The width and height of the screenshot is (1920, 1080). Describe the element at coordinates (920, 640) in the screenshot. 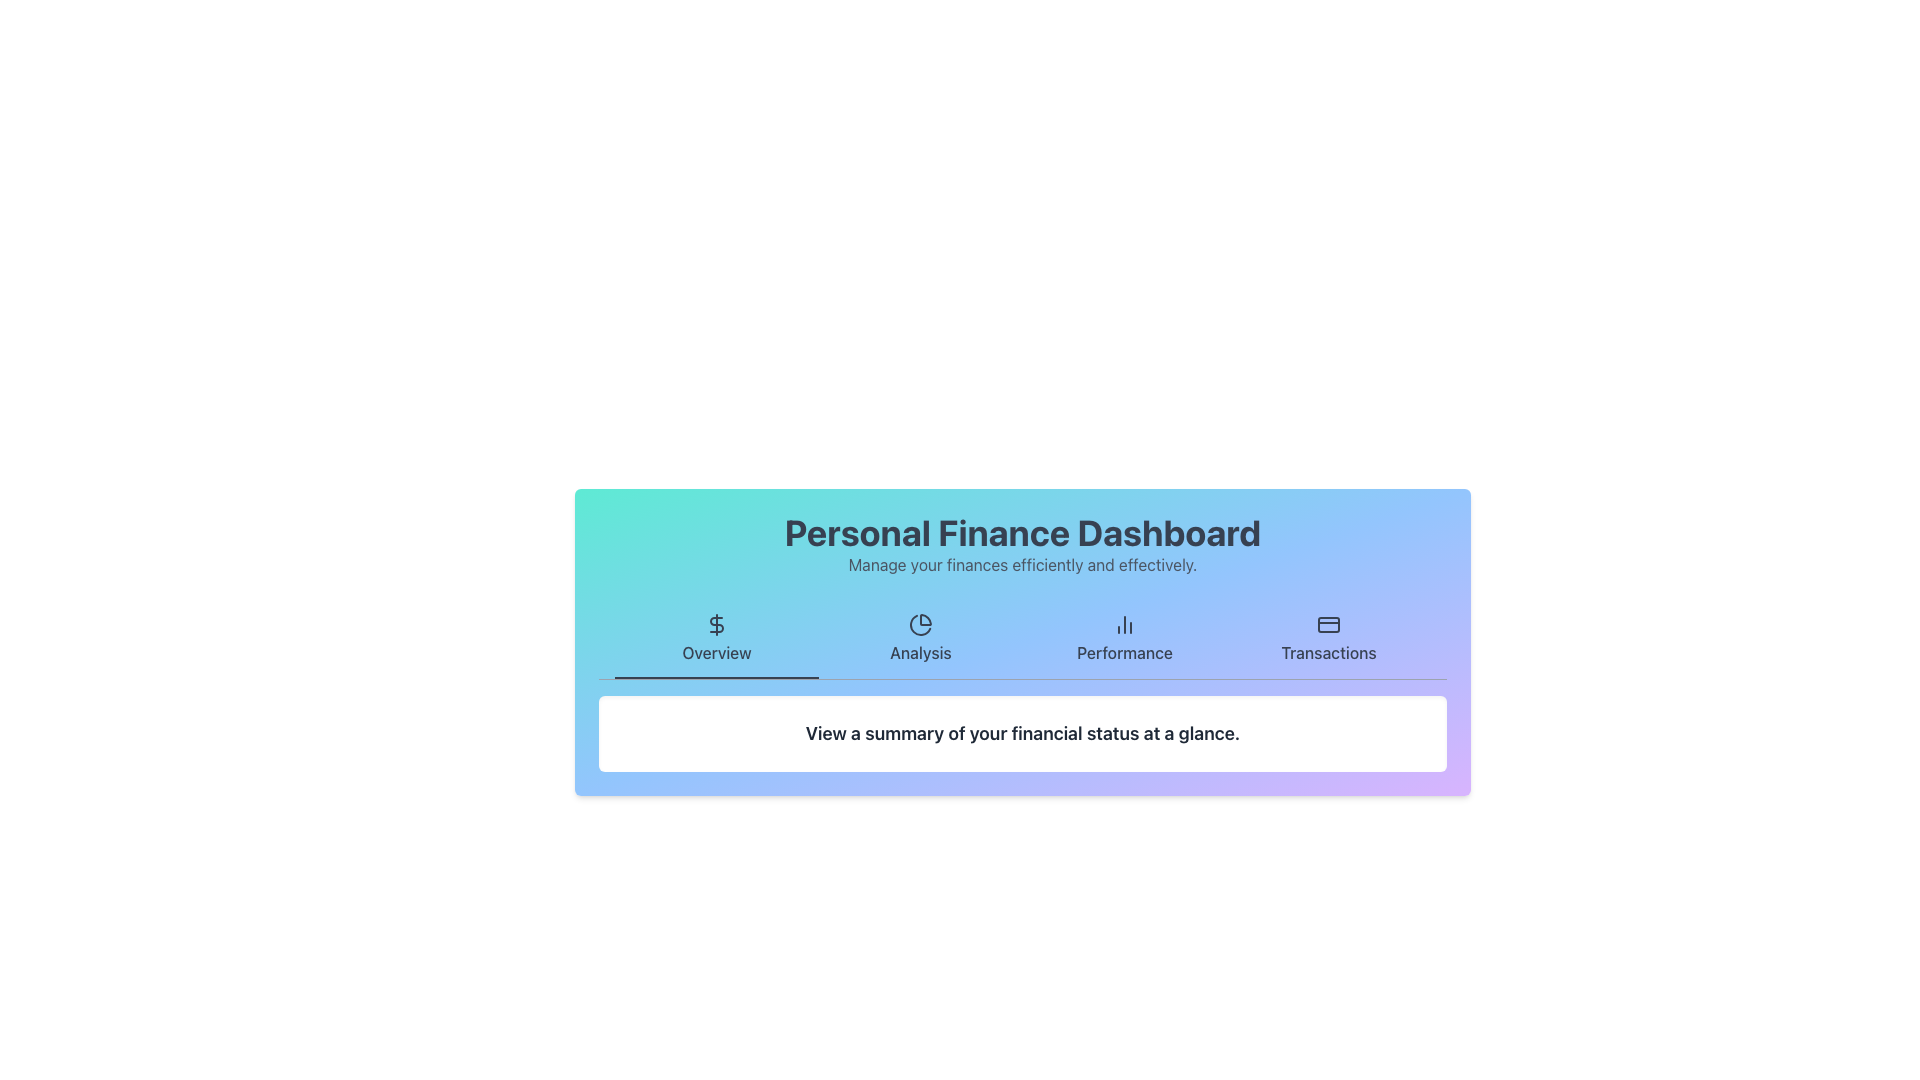

I see `the 'Analysis' navigation button in the Personal Finance Dashboard, which is the second item from the left in the navigation bar` at that location.